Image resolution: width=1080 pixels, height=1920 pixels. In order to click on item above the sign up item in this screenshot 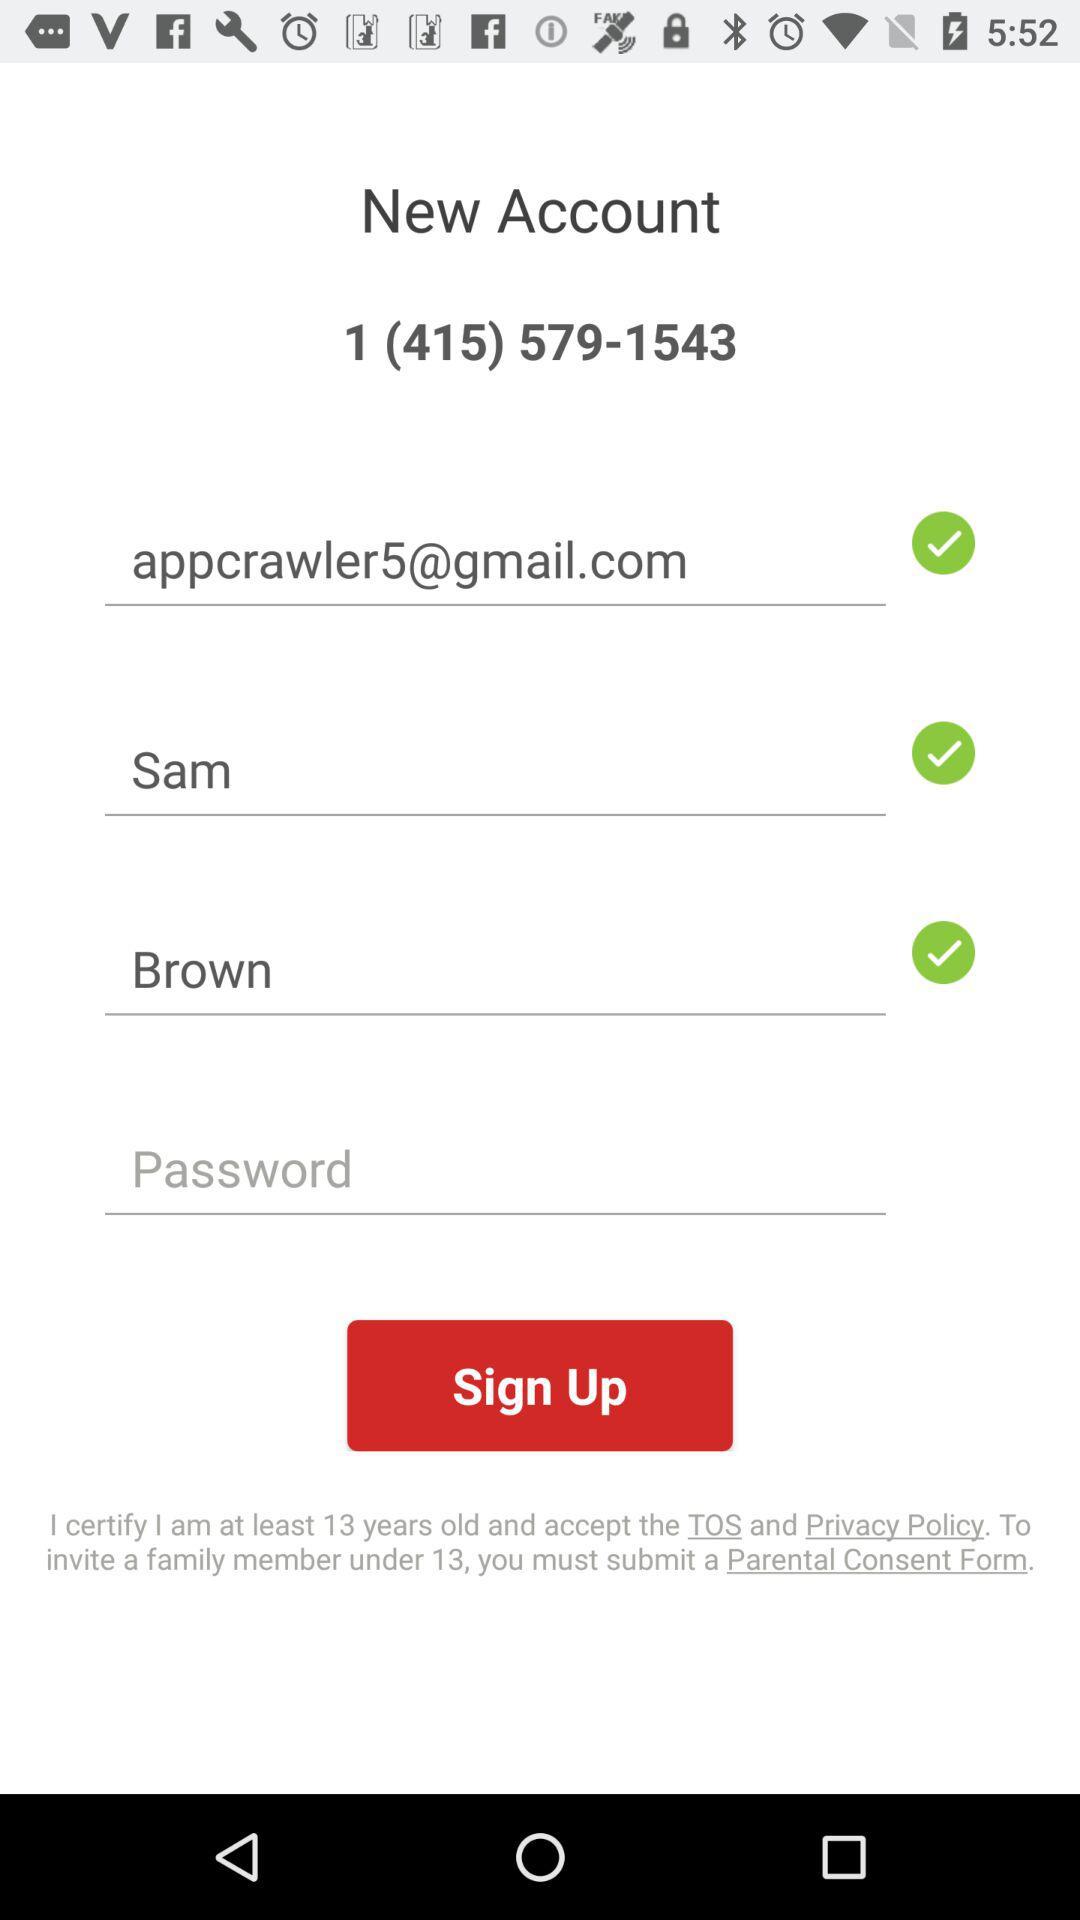, I will do `click(495, 1167)`.